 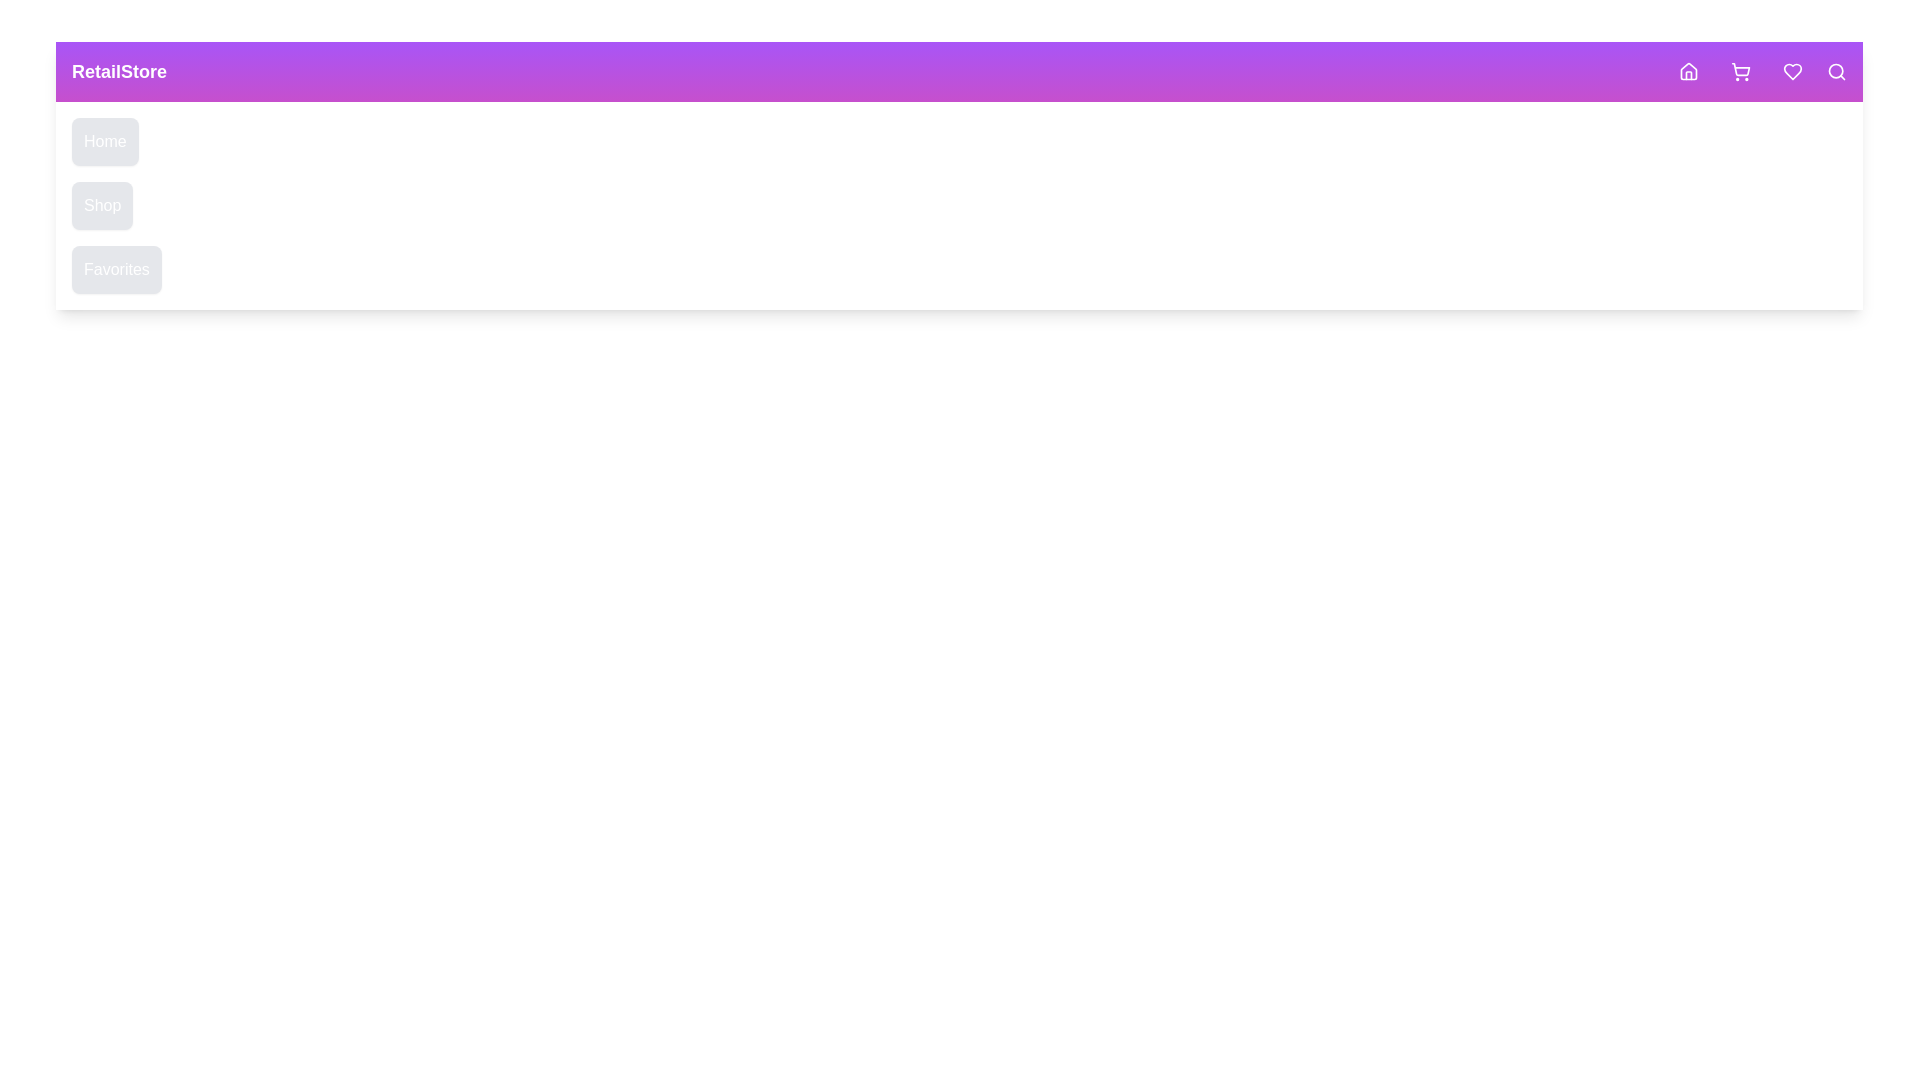 What do you see at coordinates (1793, 71) in the screenshot?
I see `the Heart button in the navigation header` at bounding box center [1793, 71].